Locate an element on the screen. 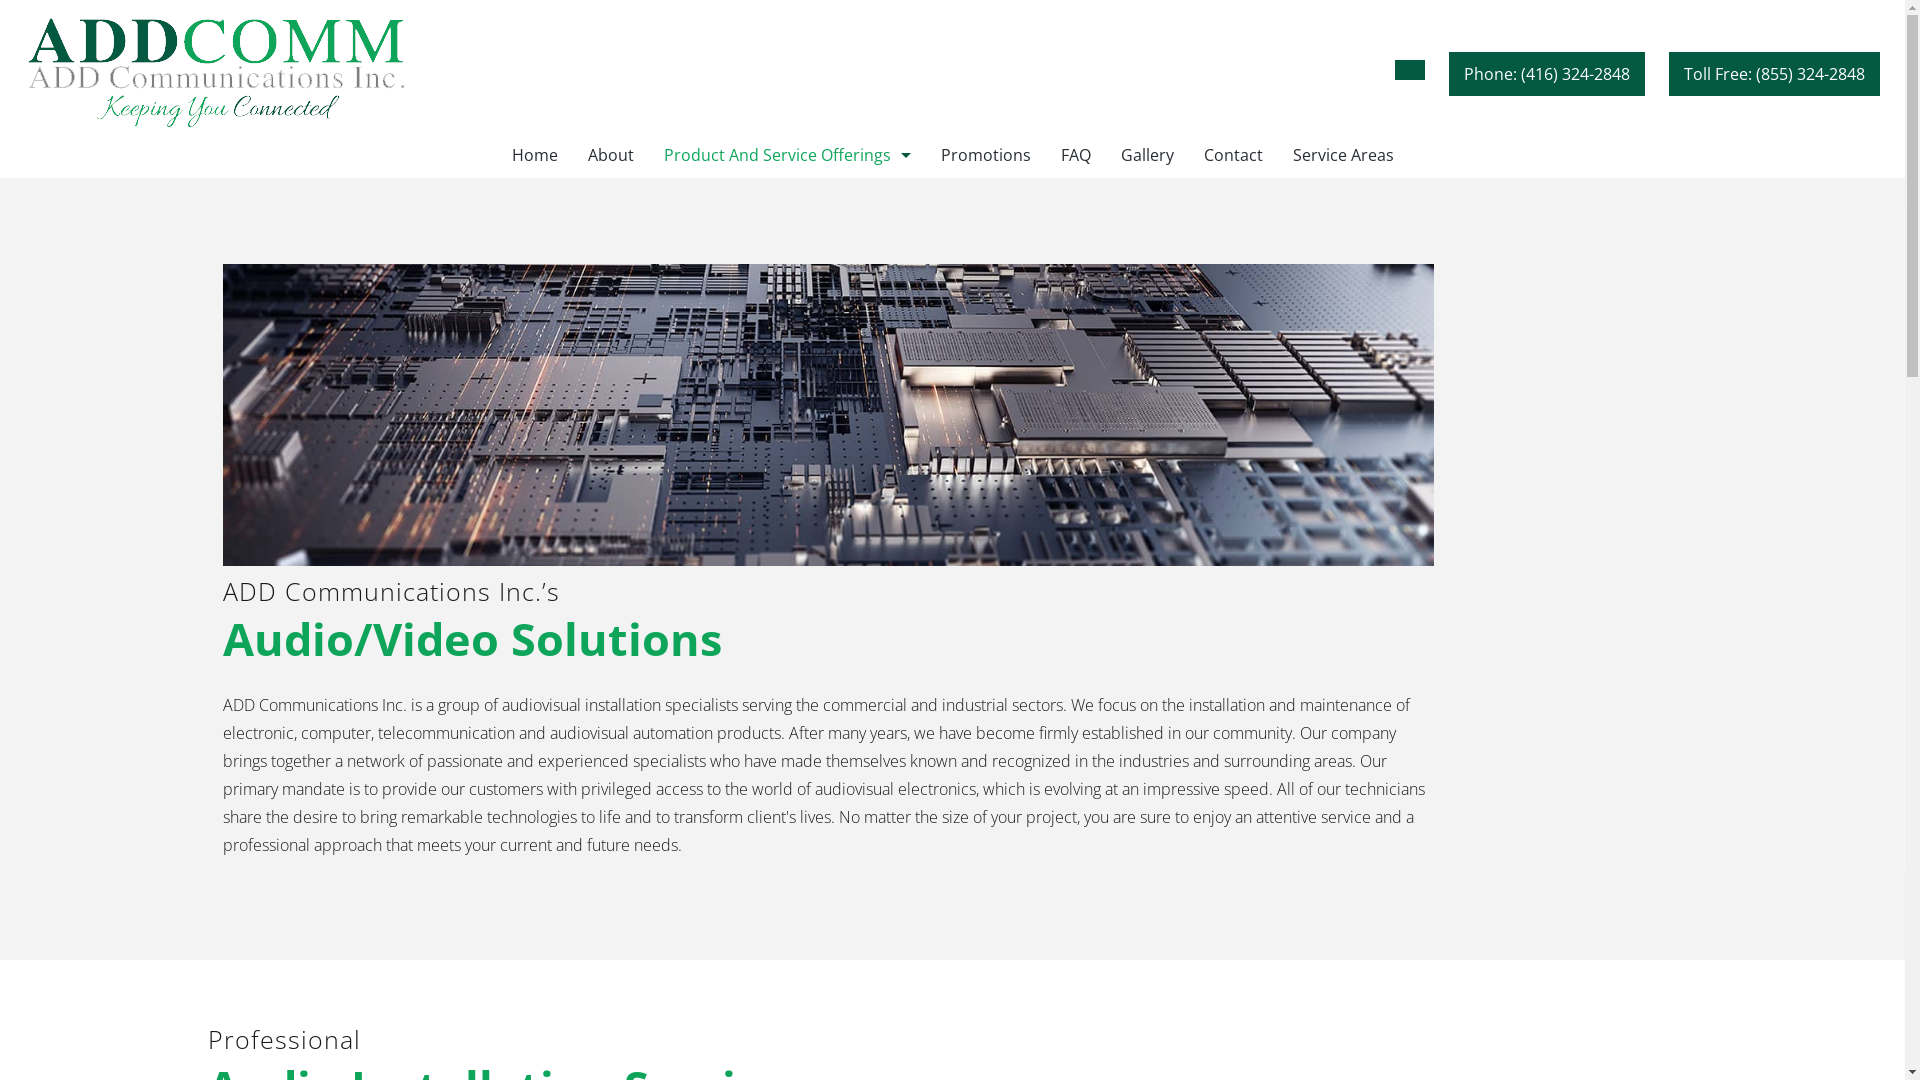  'Product And Service Offerings' is located at coordinates (785, 154).